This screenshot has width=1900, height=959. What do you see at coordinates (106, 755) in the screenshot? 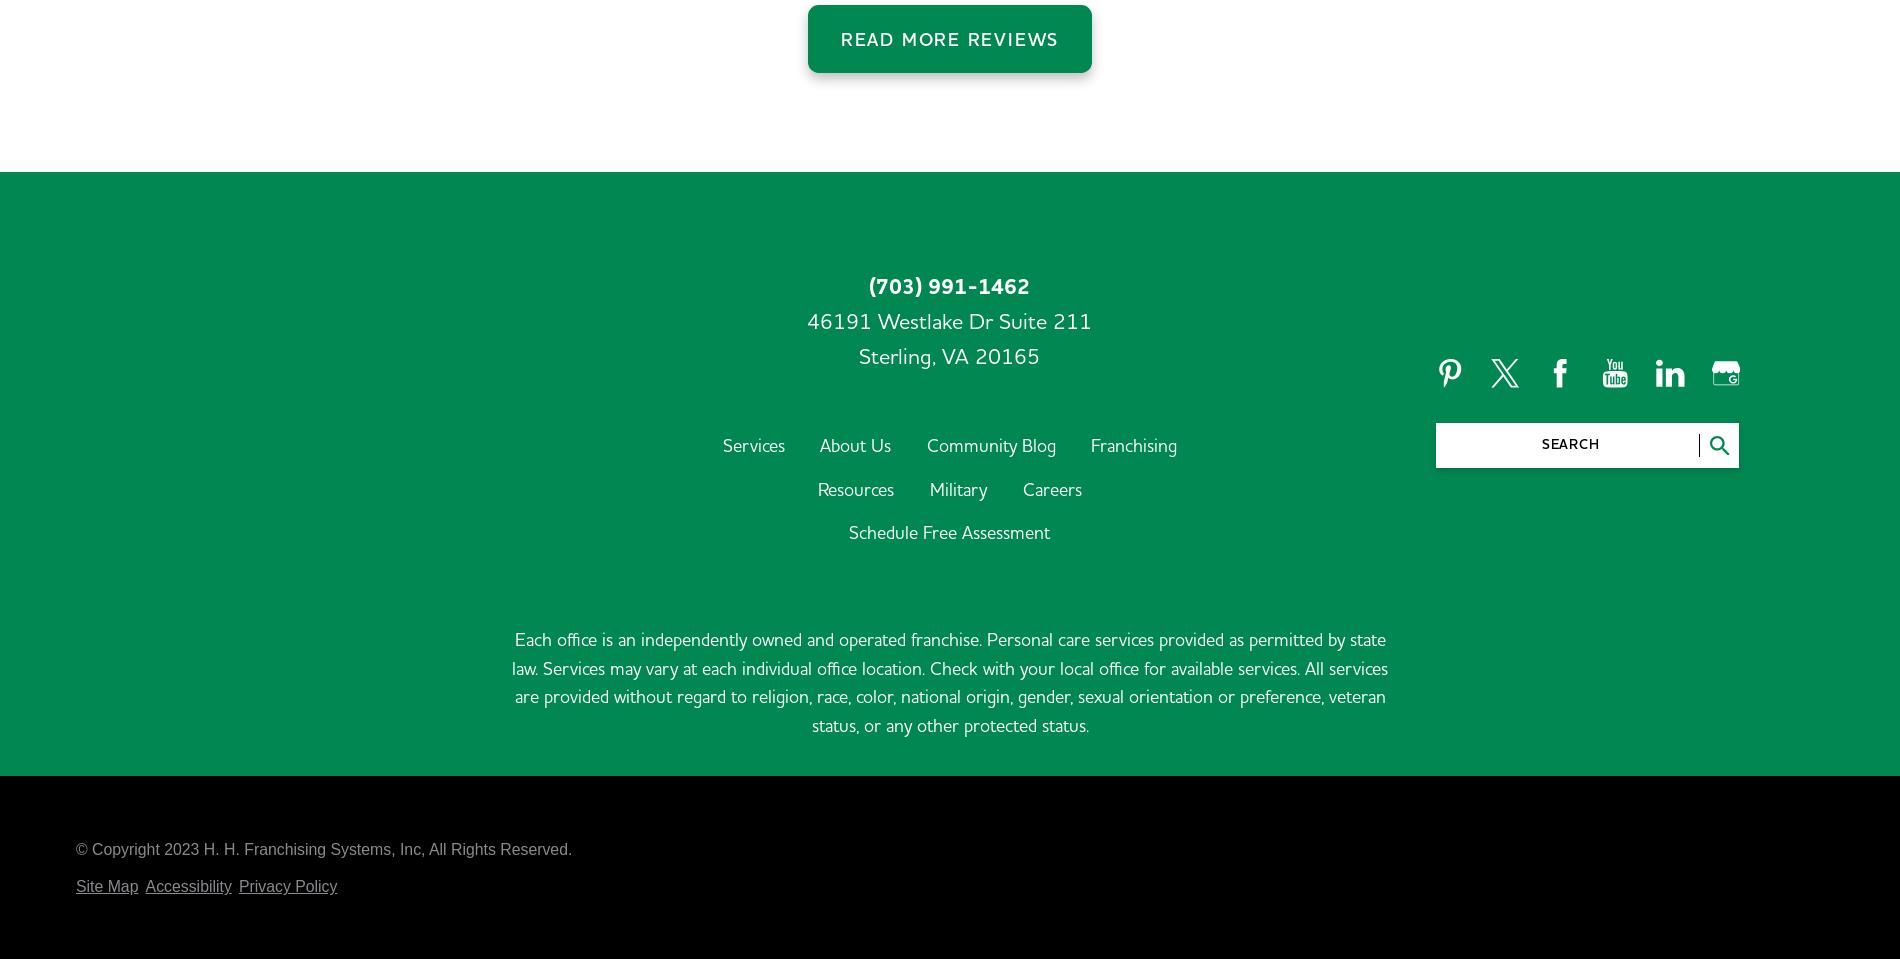
I see `'Site Map'` at bounding box center [106, 755].